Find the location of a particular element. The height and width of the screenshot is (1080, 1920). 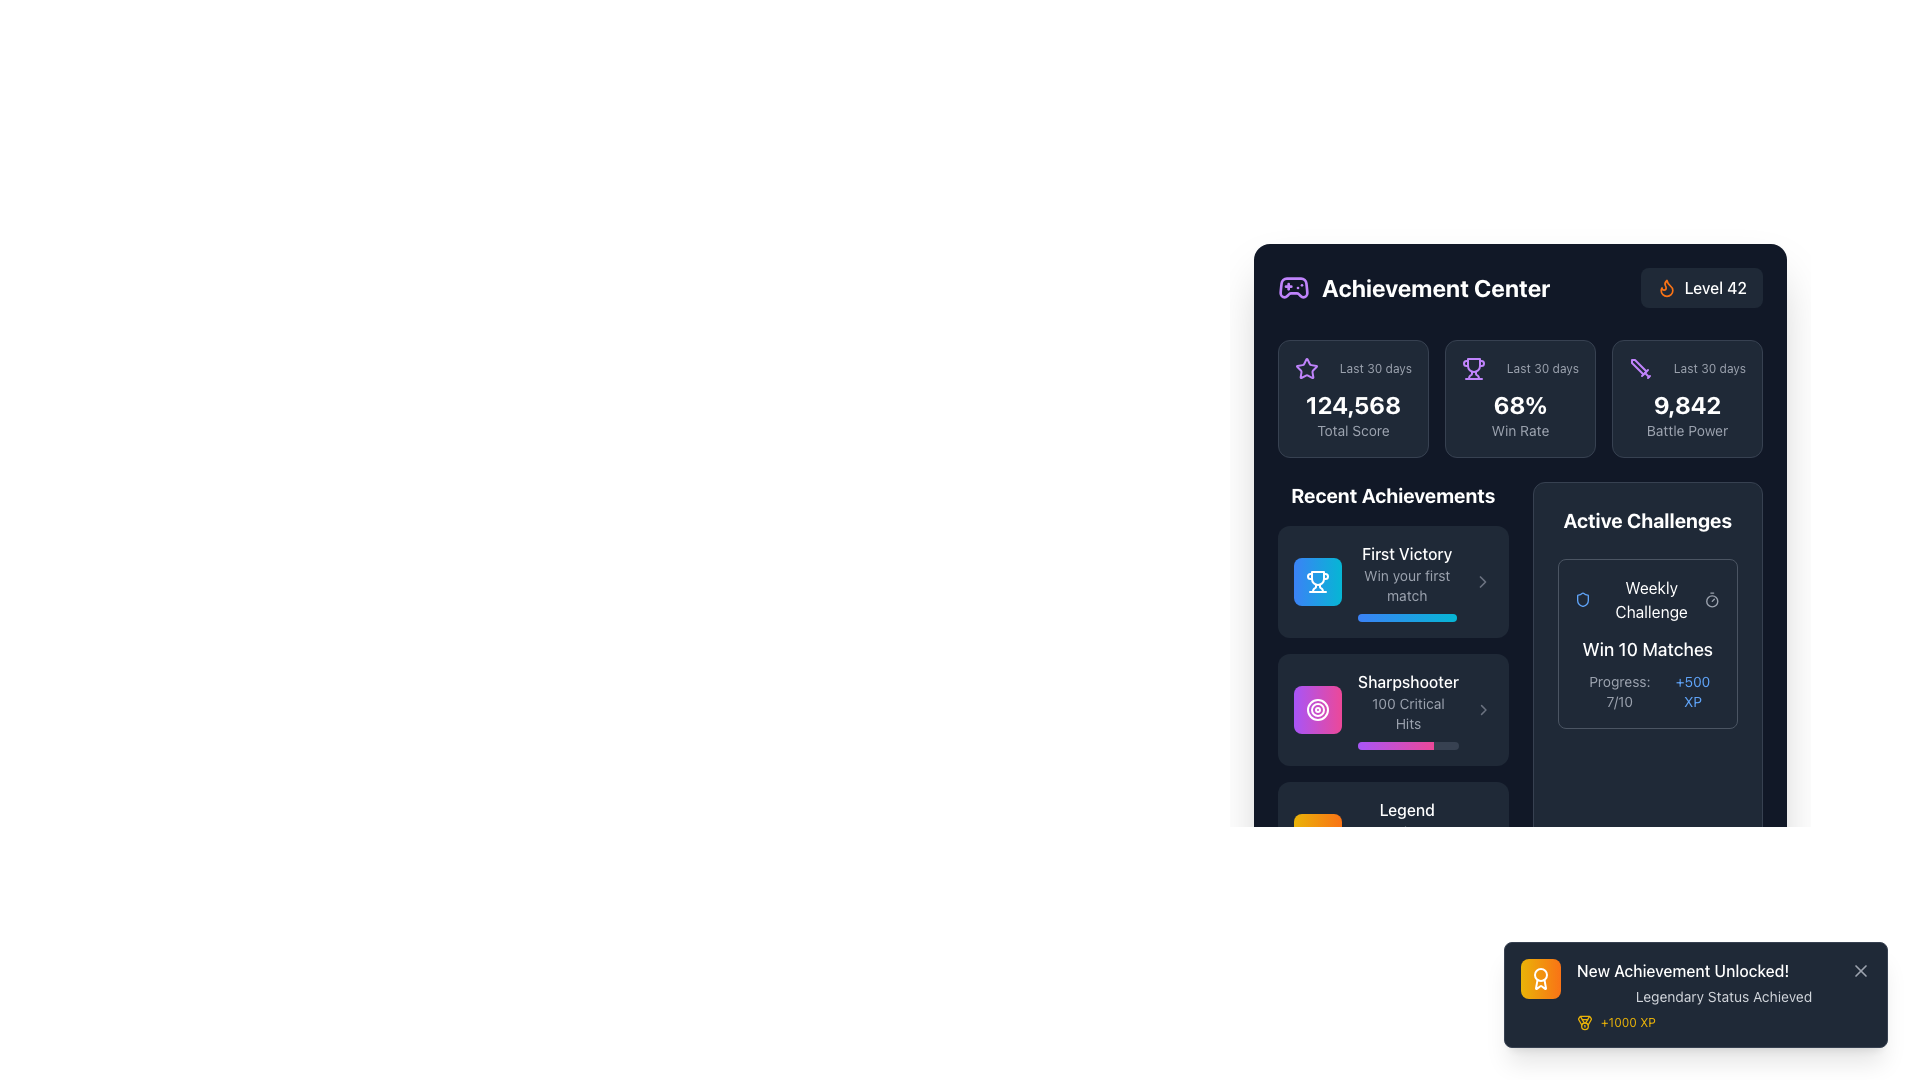

the Statistical display unit displaying the Total Score of '124,568' in the Achievement Center section is located at coordinates (1353, 414).